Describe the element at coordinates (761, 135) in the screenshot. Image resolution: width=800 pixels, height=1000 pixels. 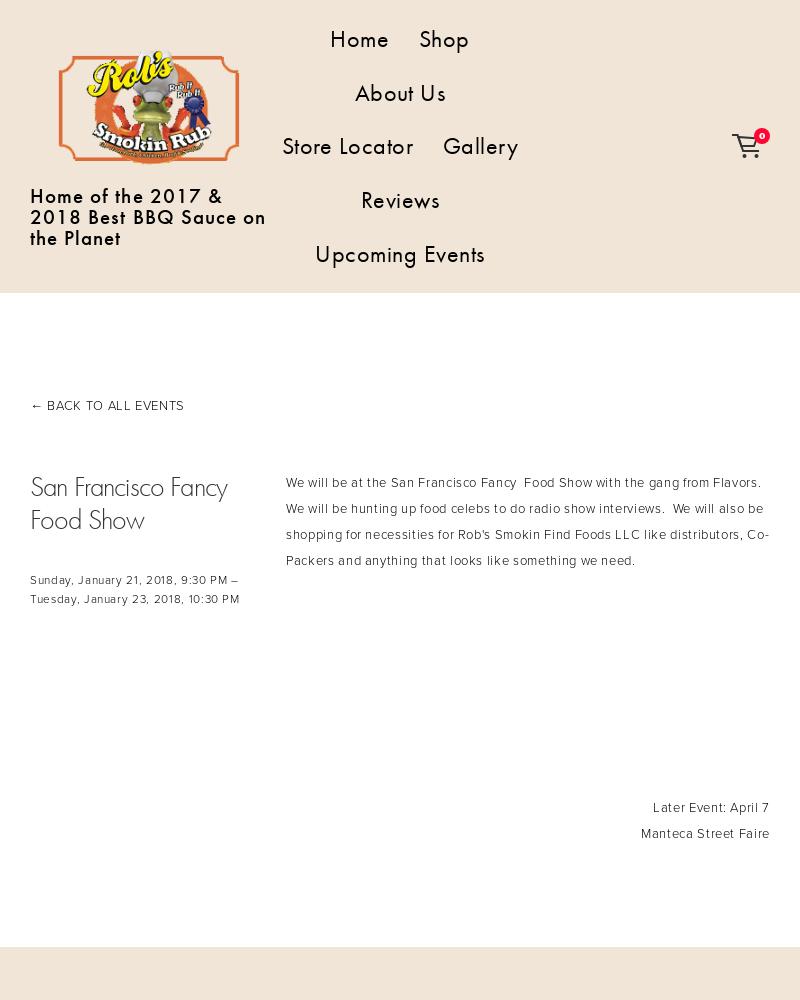
I see `'0'` at that location.